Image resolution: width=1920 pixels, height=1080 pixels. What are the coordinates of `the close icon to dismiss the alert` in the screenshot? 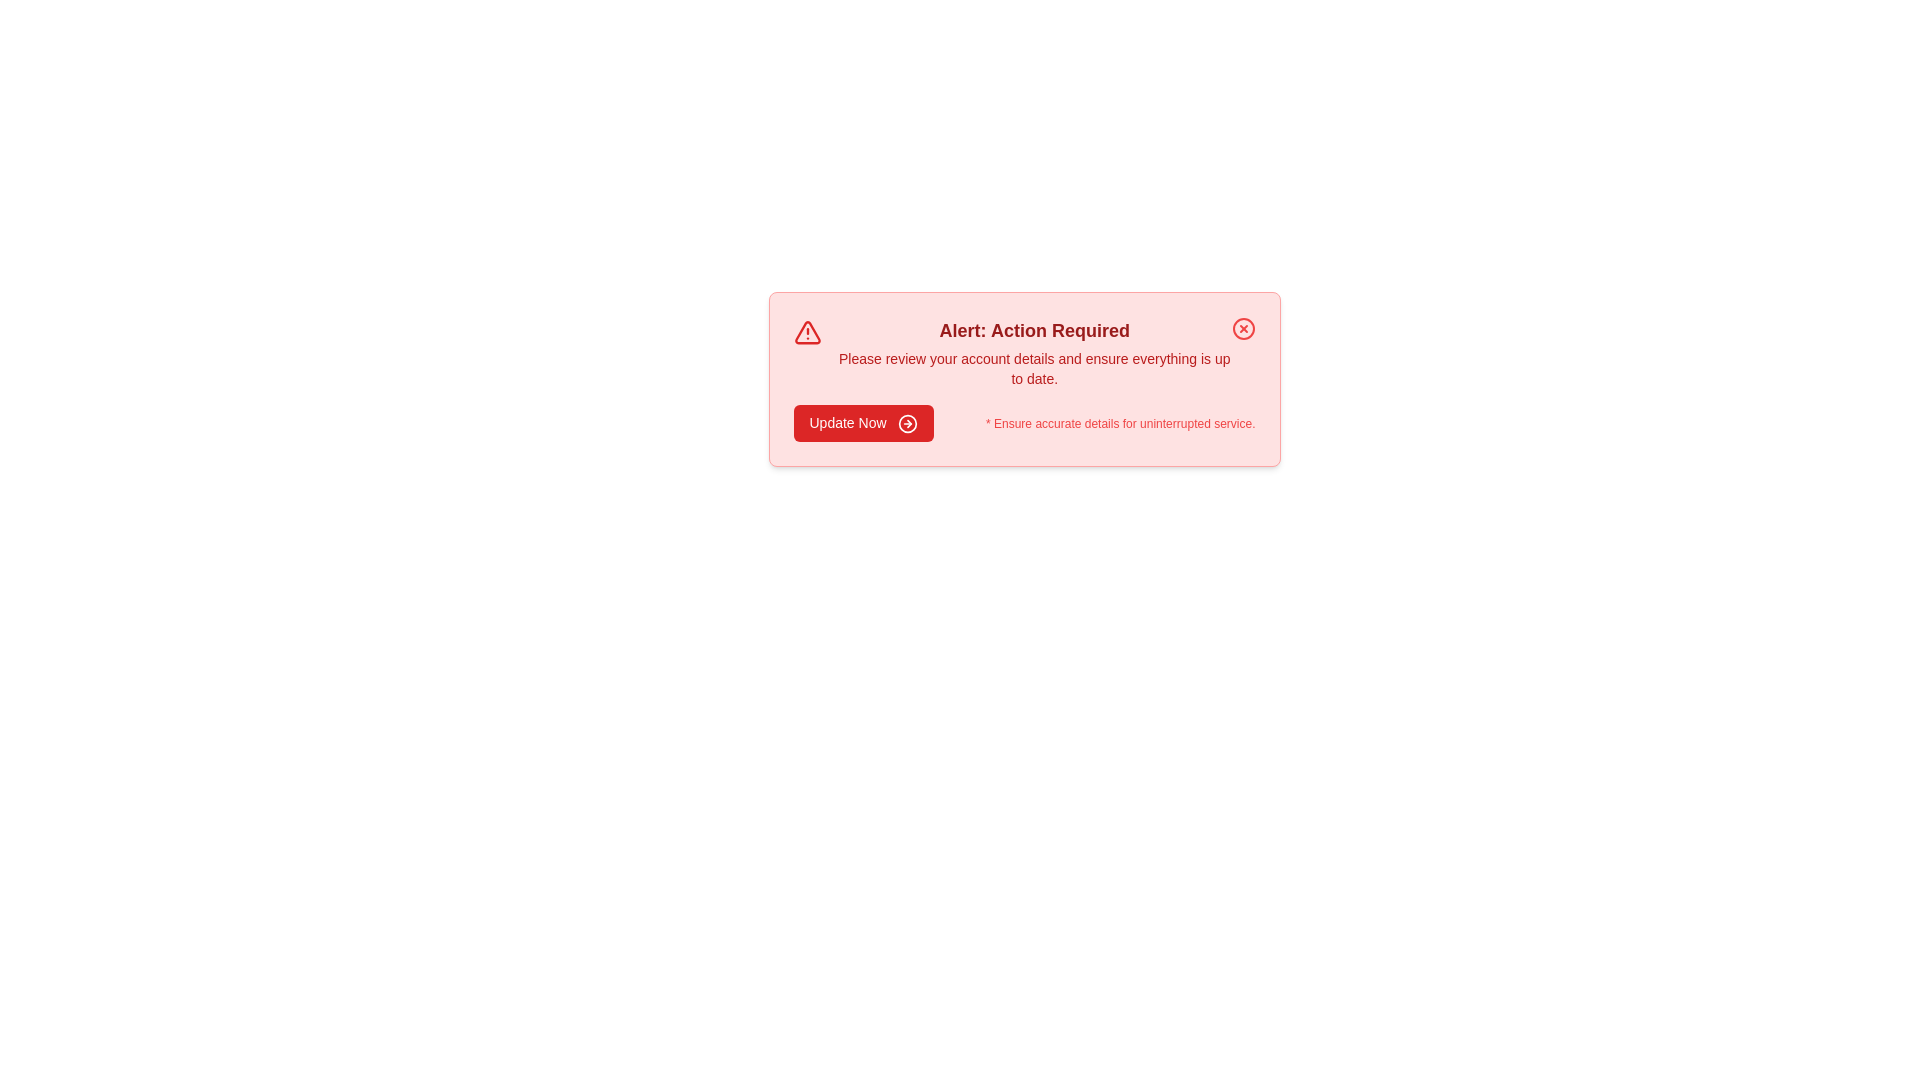 It's located at (1242, 327).